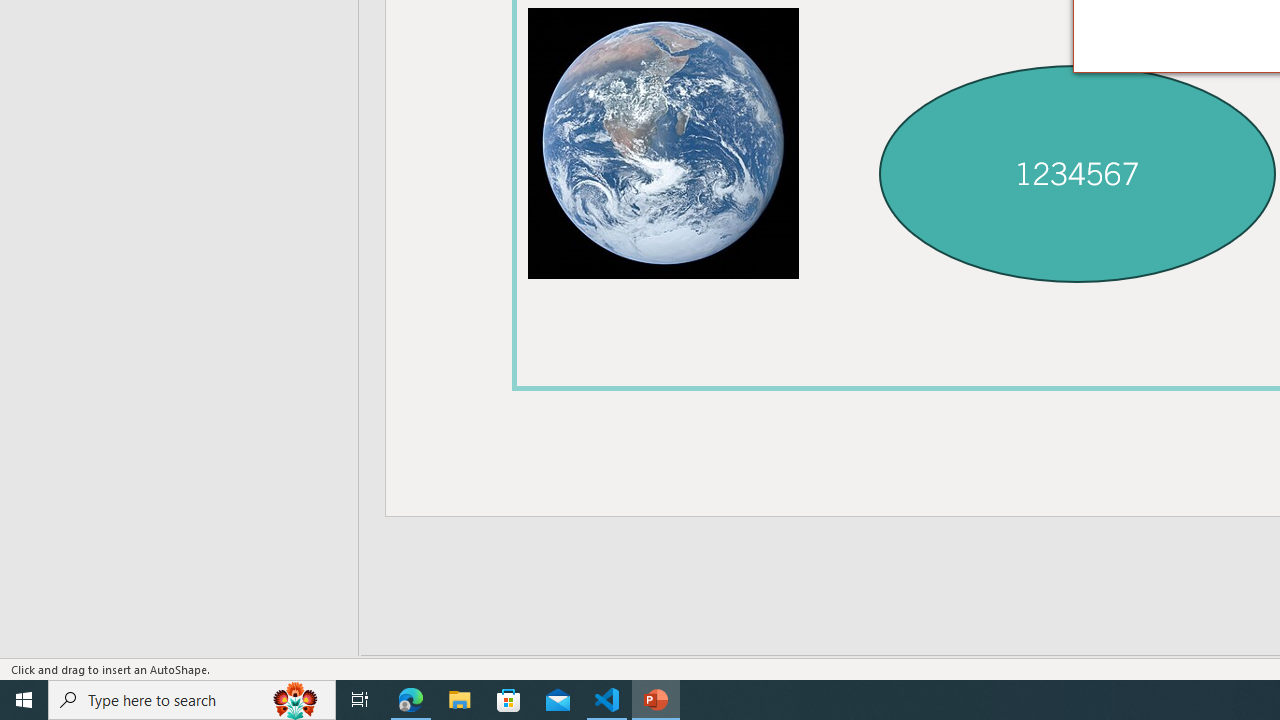  Describe the element at coordinates (24, 698) in the screenshot. I see `'Start'` at that location.